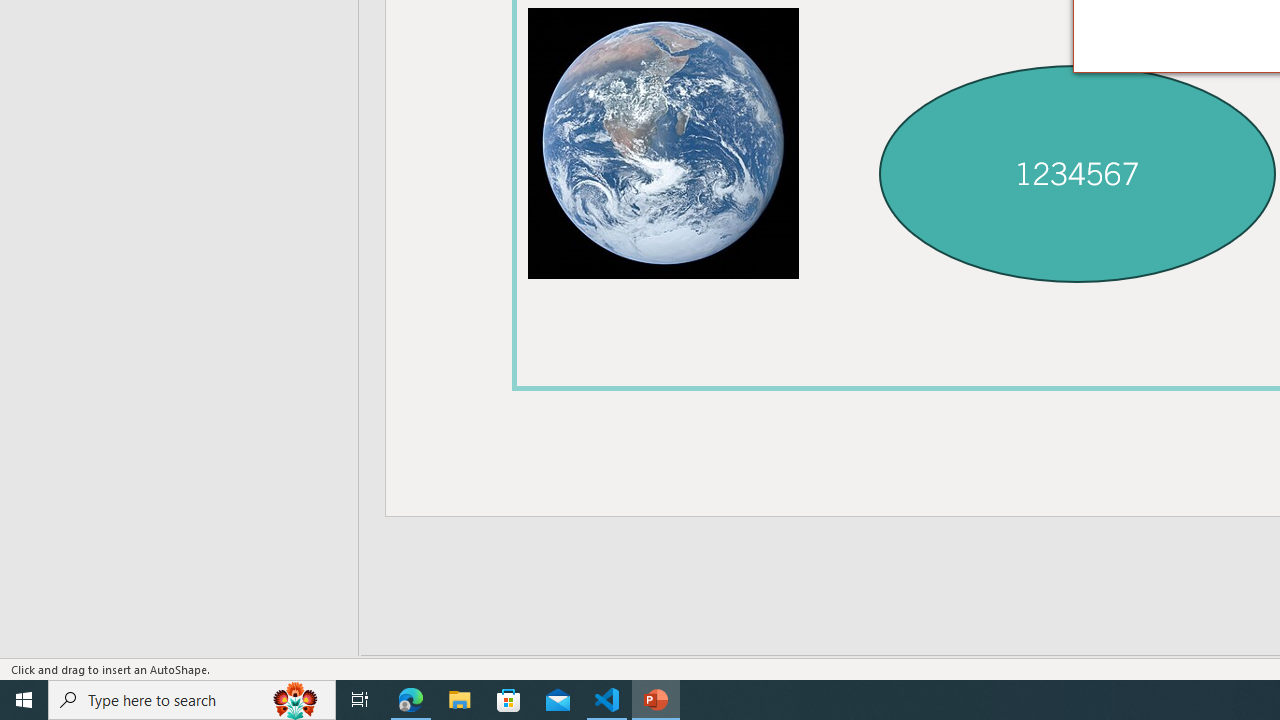  Describe the element at coordinates (24, 698) in the screenshot. I see `'Start'` at that location.